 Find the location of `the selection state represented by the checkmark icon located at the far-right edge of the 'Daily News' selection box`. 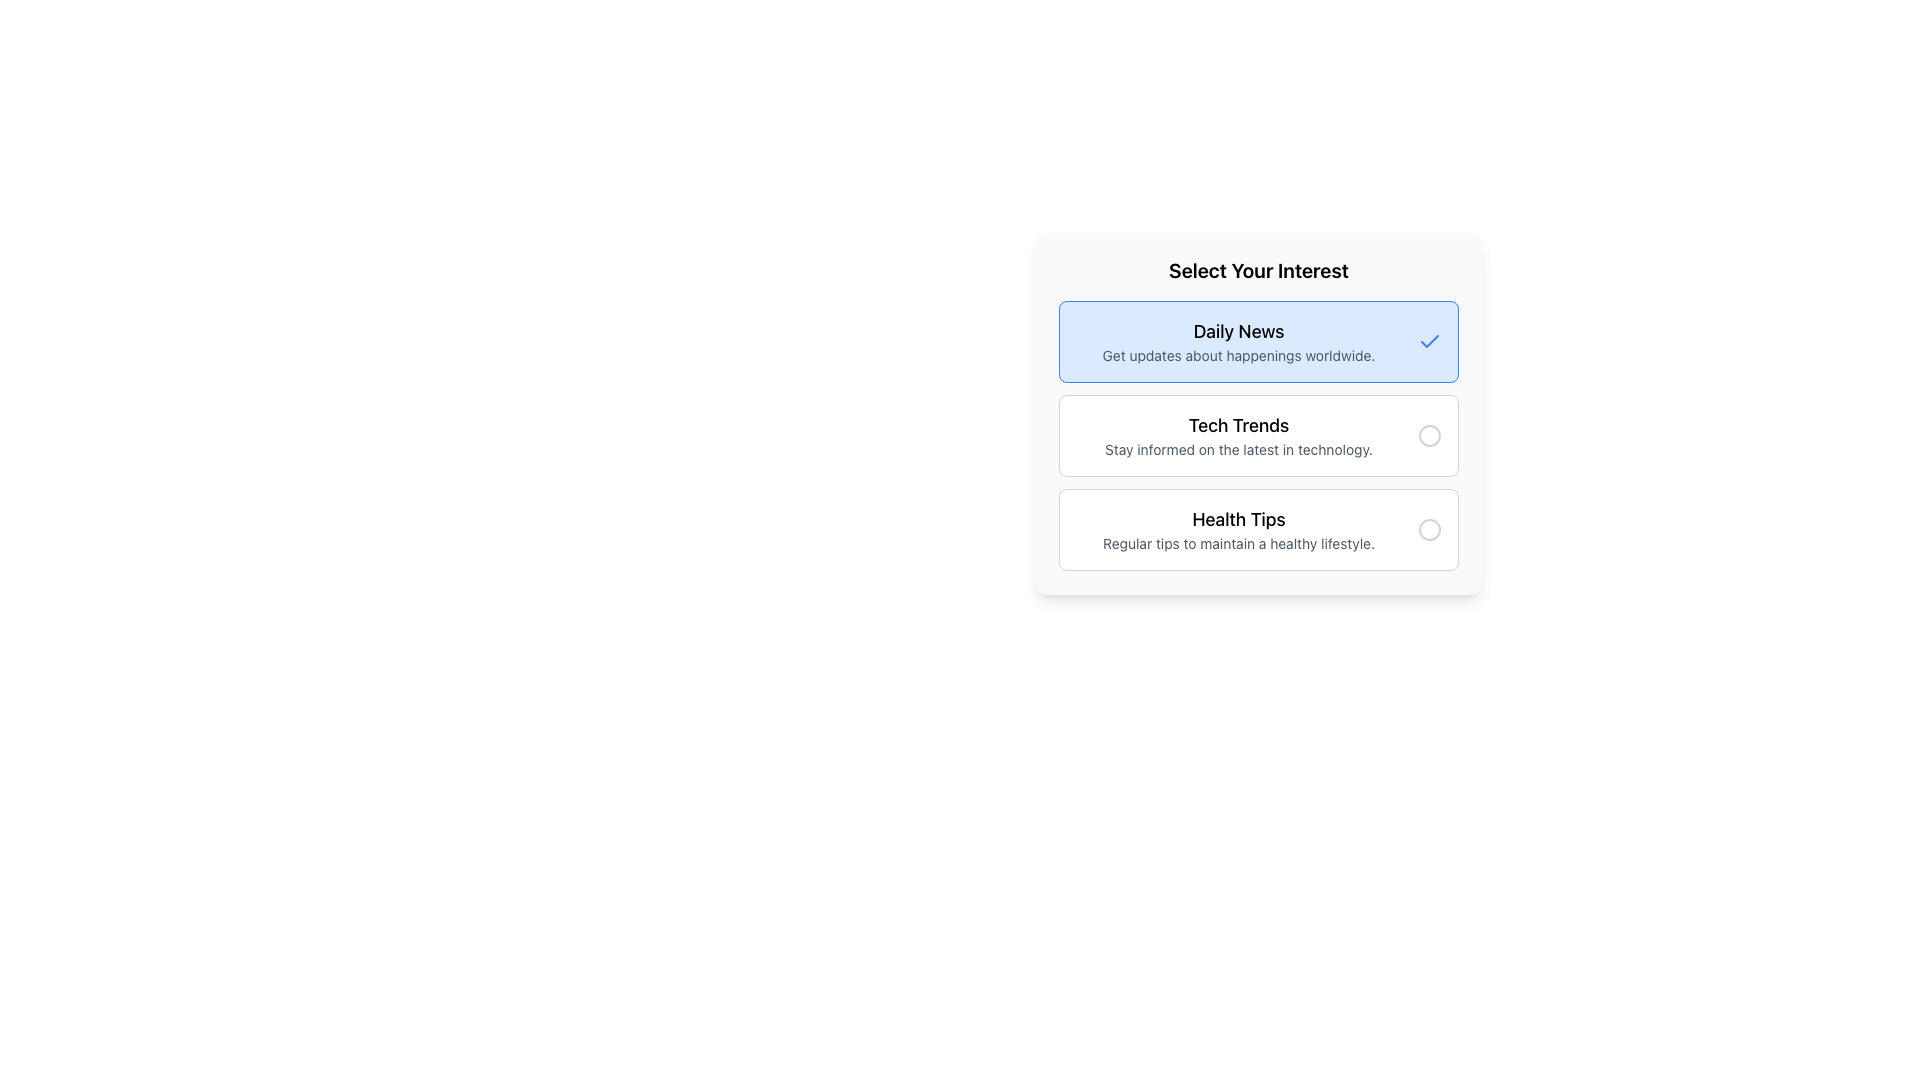

the selection state represented by the checkmark icon located at the far-right edge of the 'Daily News' selection box is located at coordinates (1429, 340).